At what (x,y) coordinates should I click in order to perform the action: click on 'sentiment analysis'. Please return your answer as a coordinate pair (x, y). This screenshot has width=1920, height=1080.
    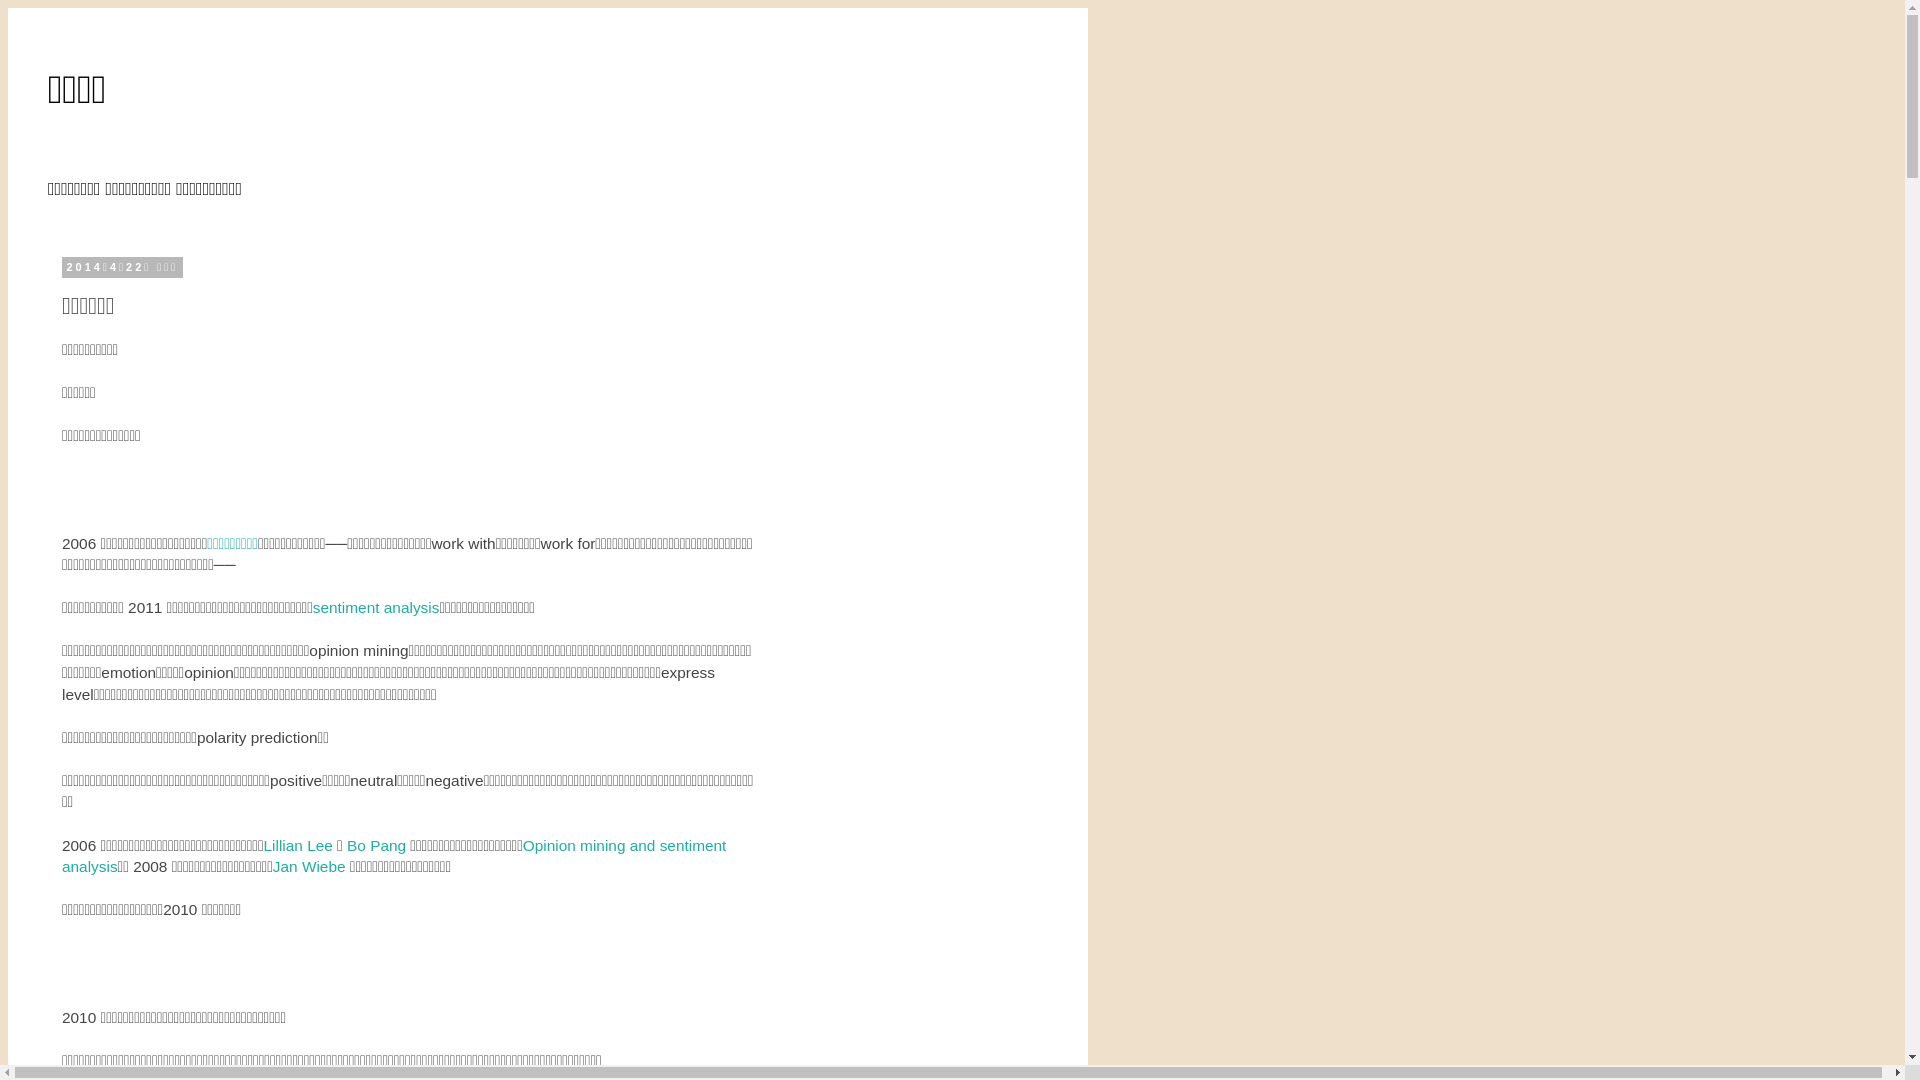
    Looking at the image, I should click on (376, 606).